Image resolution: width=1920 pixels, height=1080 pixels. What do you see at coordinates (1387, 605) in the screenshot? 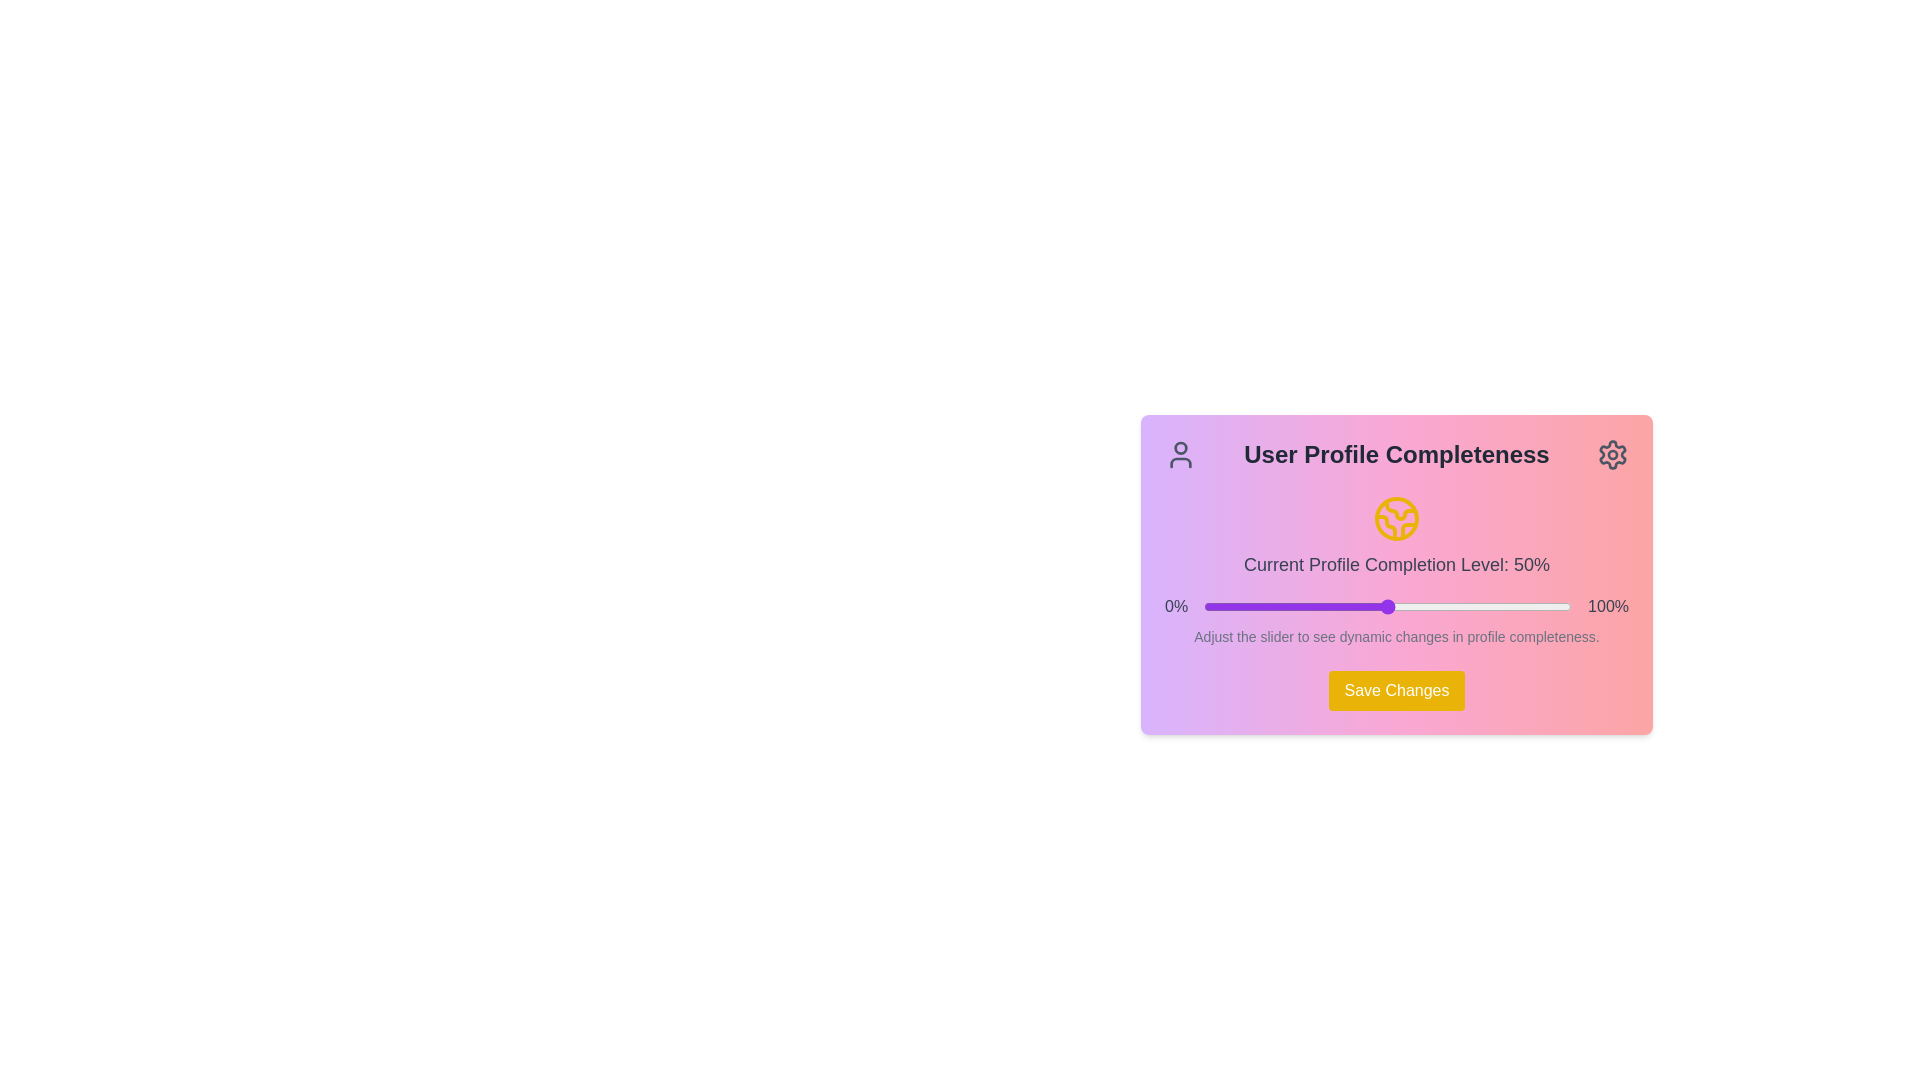
I see `the handle of the Range slider for adjusting the profile completion percentage, located centrally between the '0%' and '100%' labels` at bounding box center [1387, 605].